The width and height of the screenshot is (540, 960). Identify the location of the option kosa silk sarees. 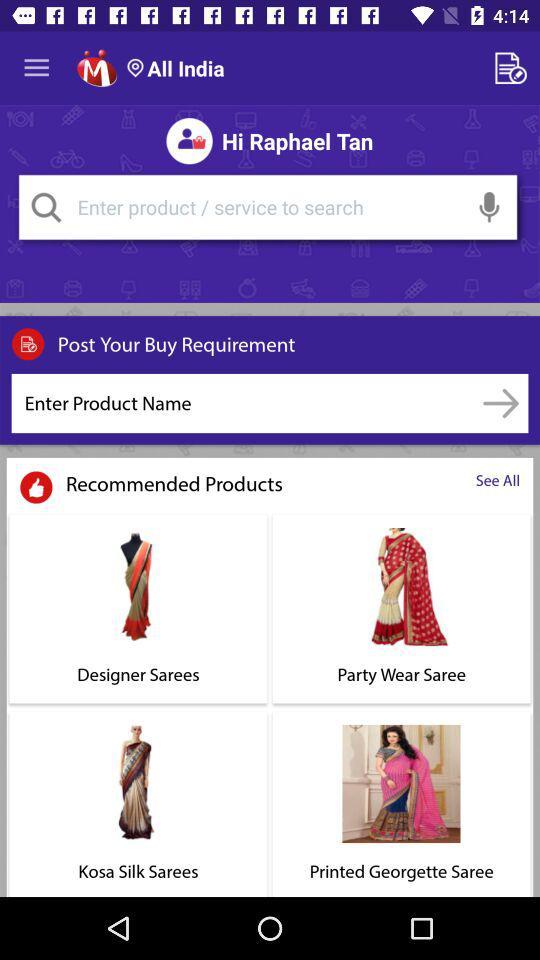
(137, 802).